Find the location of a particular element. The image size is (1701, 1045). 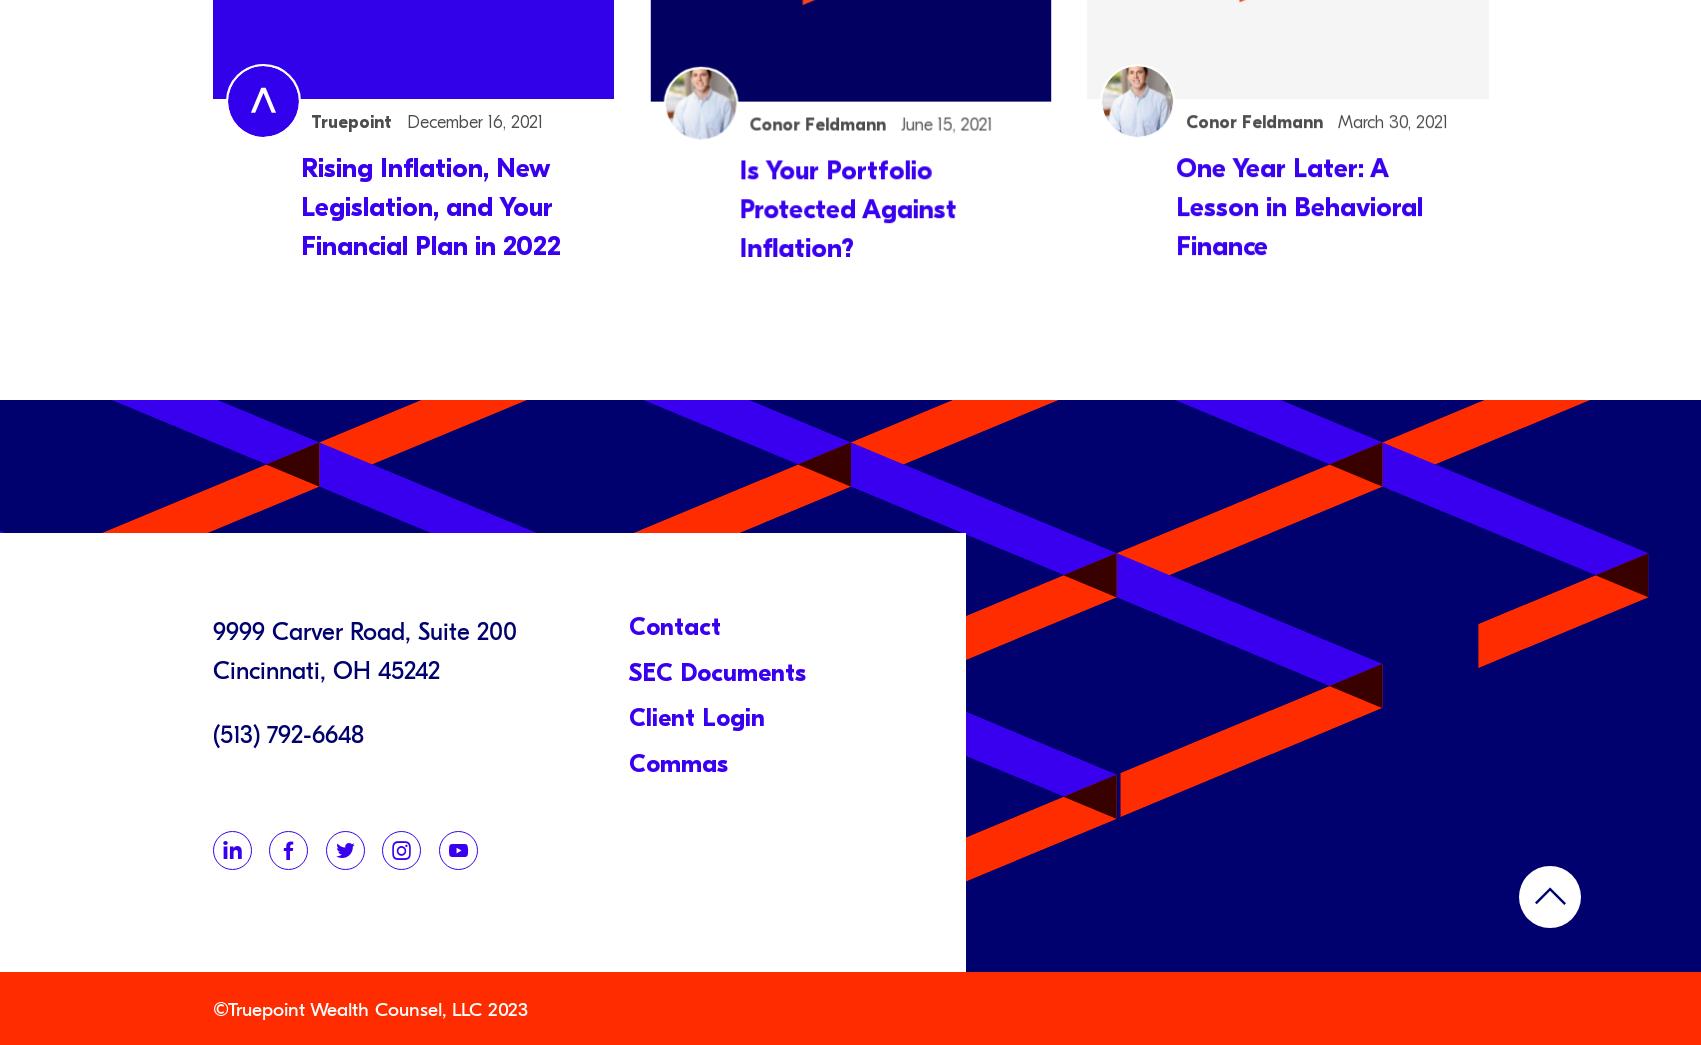

'9999 Carver Road, Suite 200' is located at coordinates (210, 629).